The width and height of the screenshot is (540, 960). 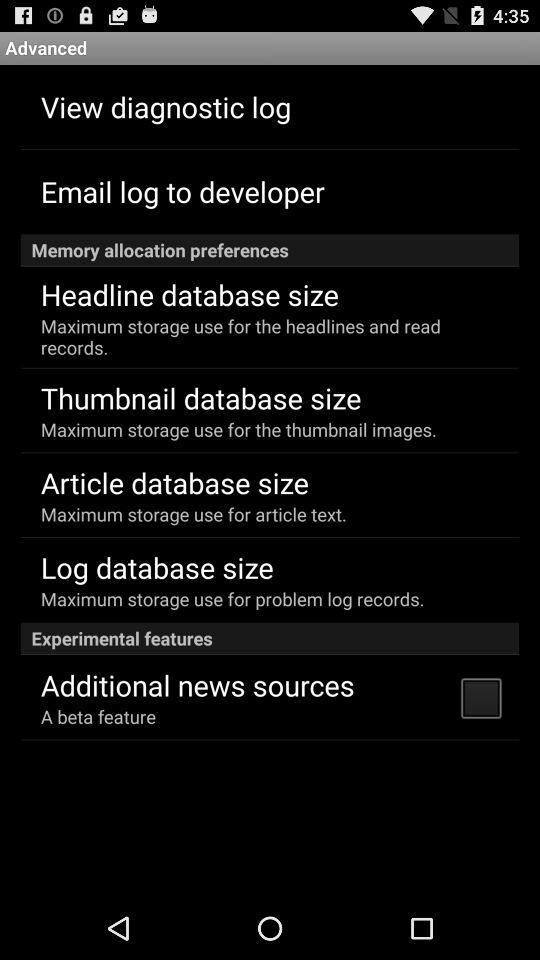 I want to click on the item below the maximum storage use, so click(x=270, y=637).